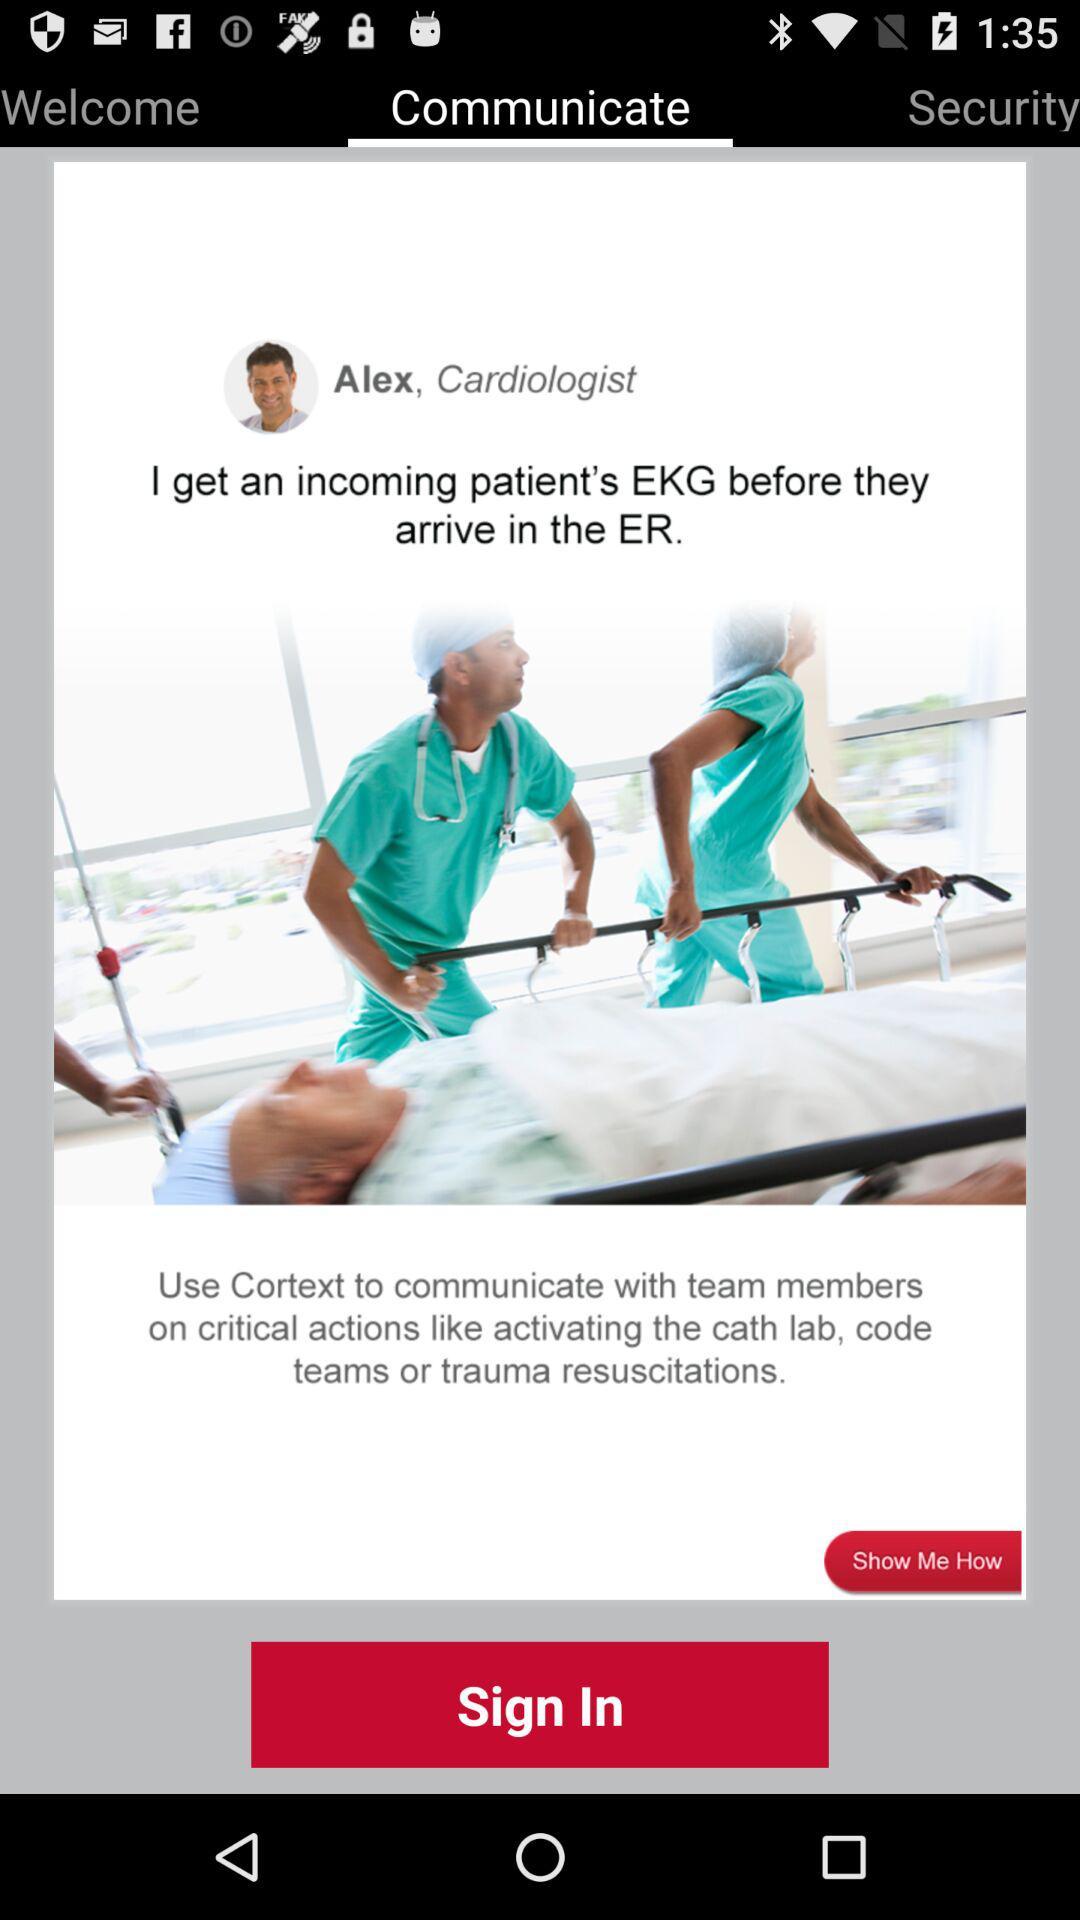  Describe the element at coordinates (540, 1703) in the screenshot. I see `the sign in icon` at that location.